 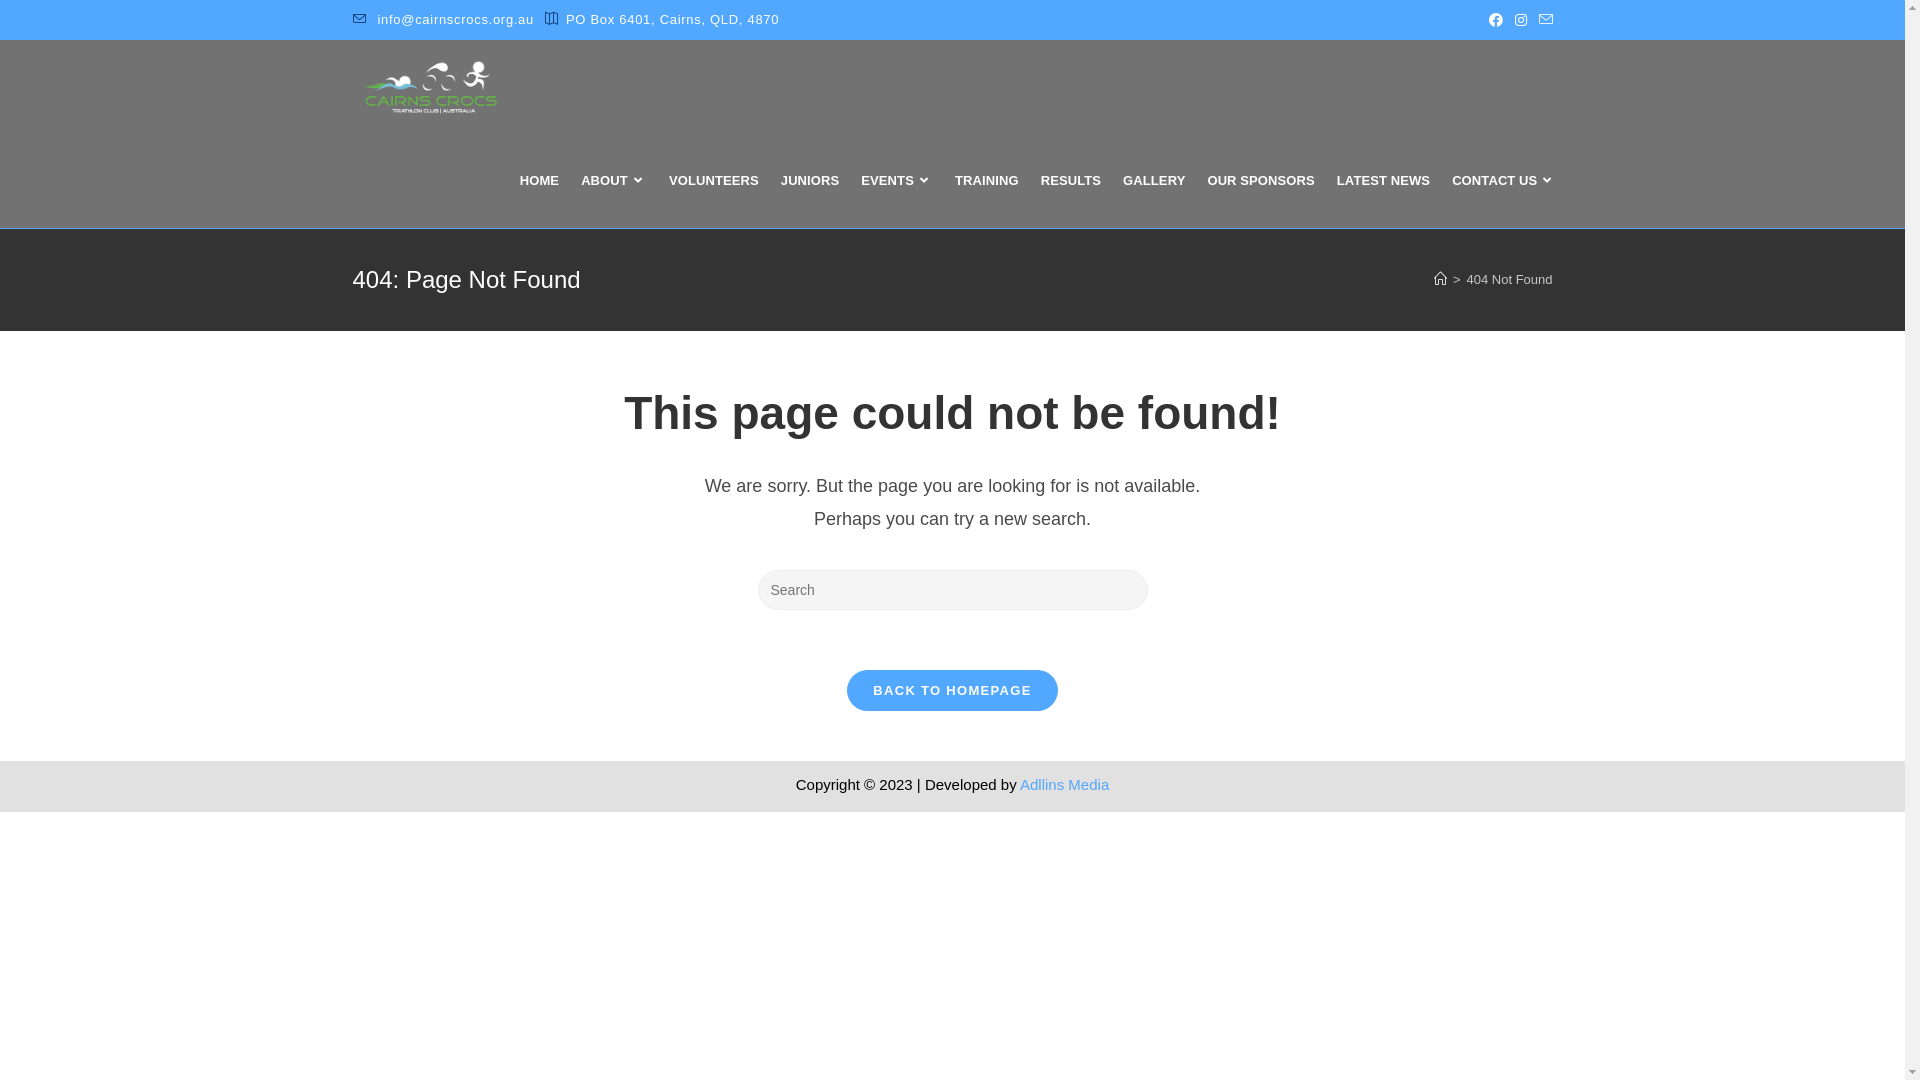 I want to click on 'RESULTS', so click(x=1069, y=181).